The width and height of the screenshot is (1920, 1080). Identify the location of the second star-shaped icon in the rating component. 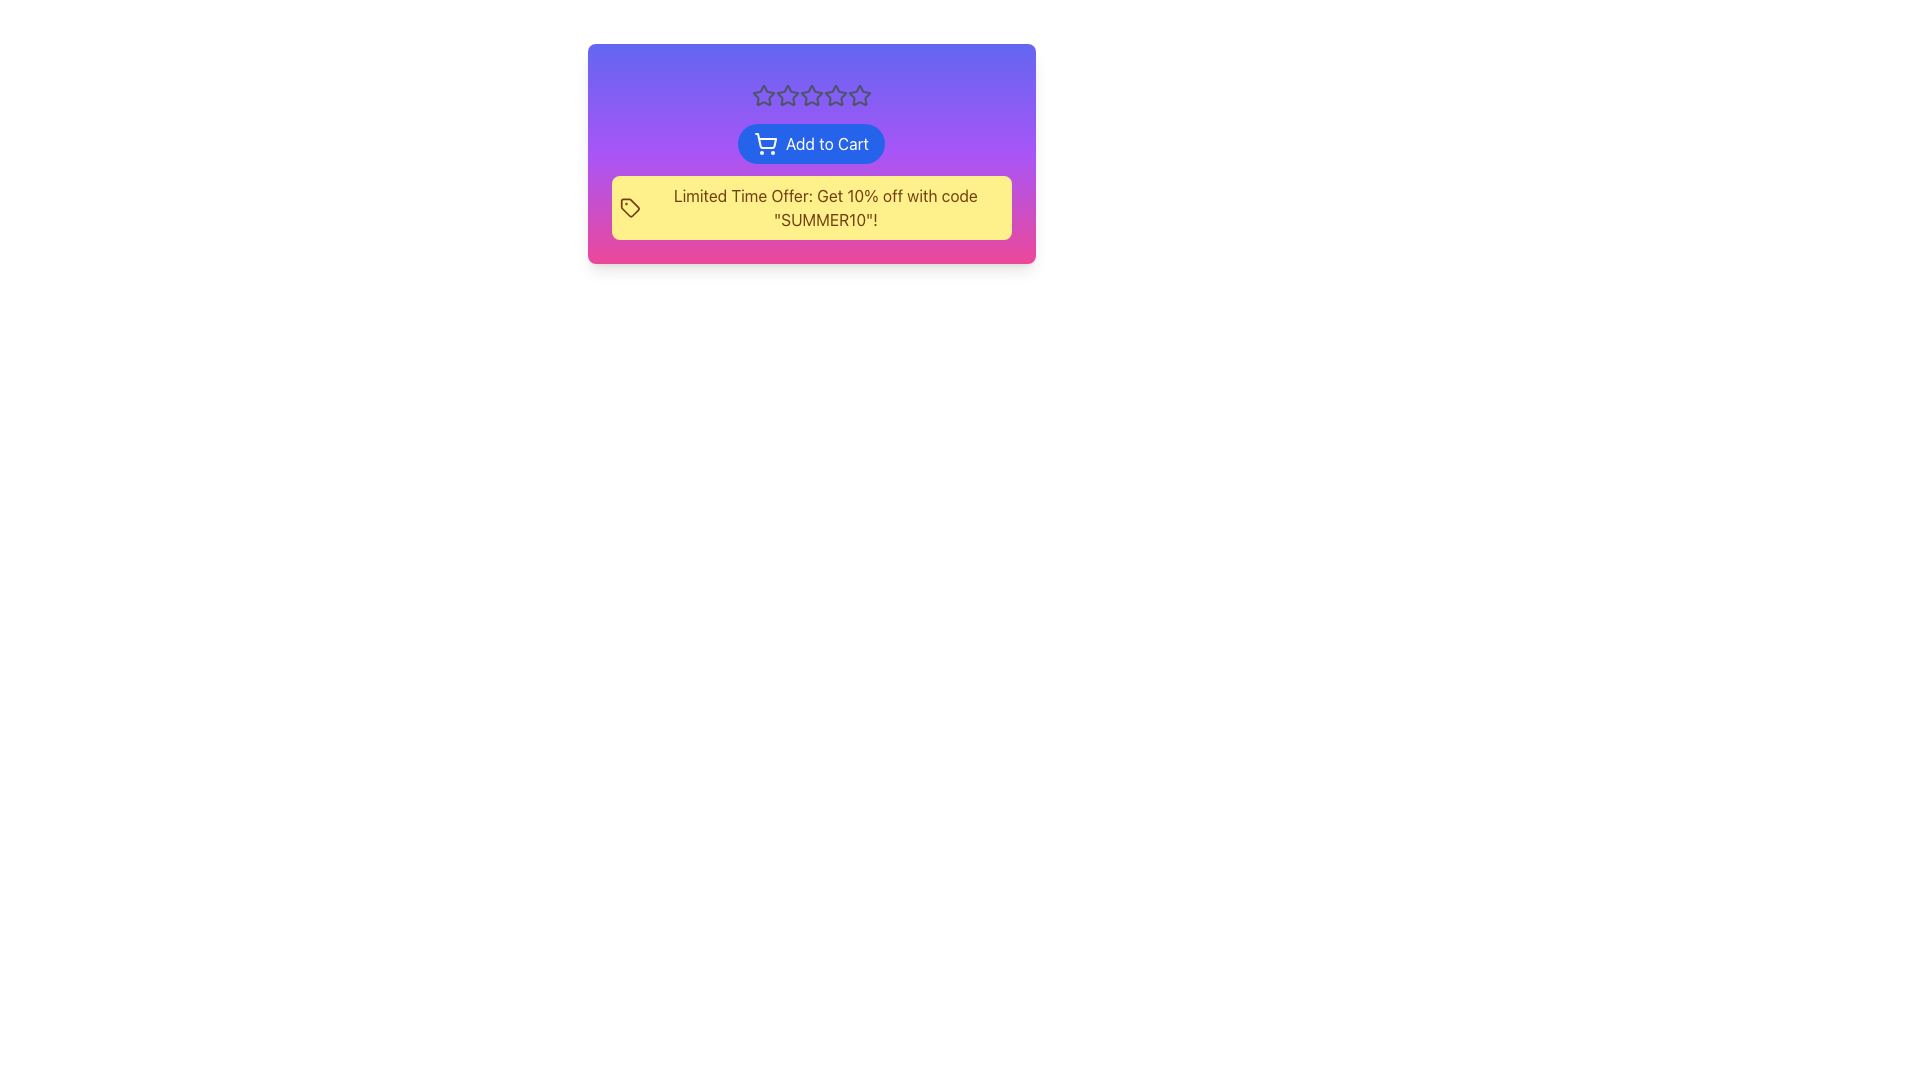
(811, 95).